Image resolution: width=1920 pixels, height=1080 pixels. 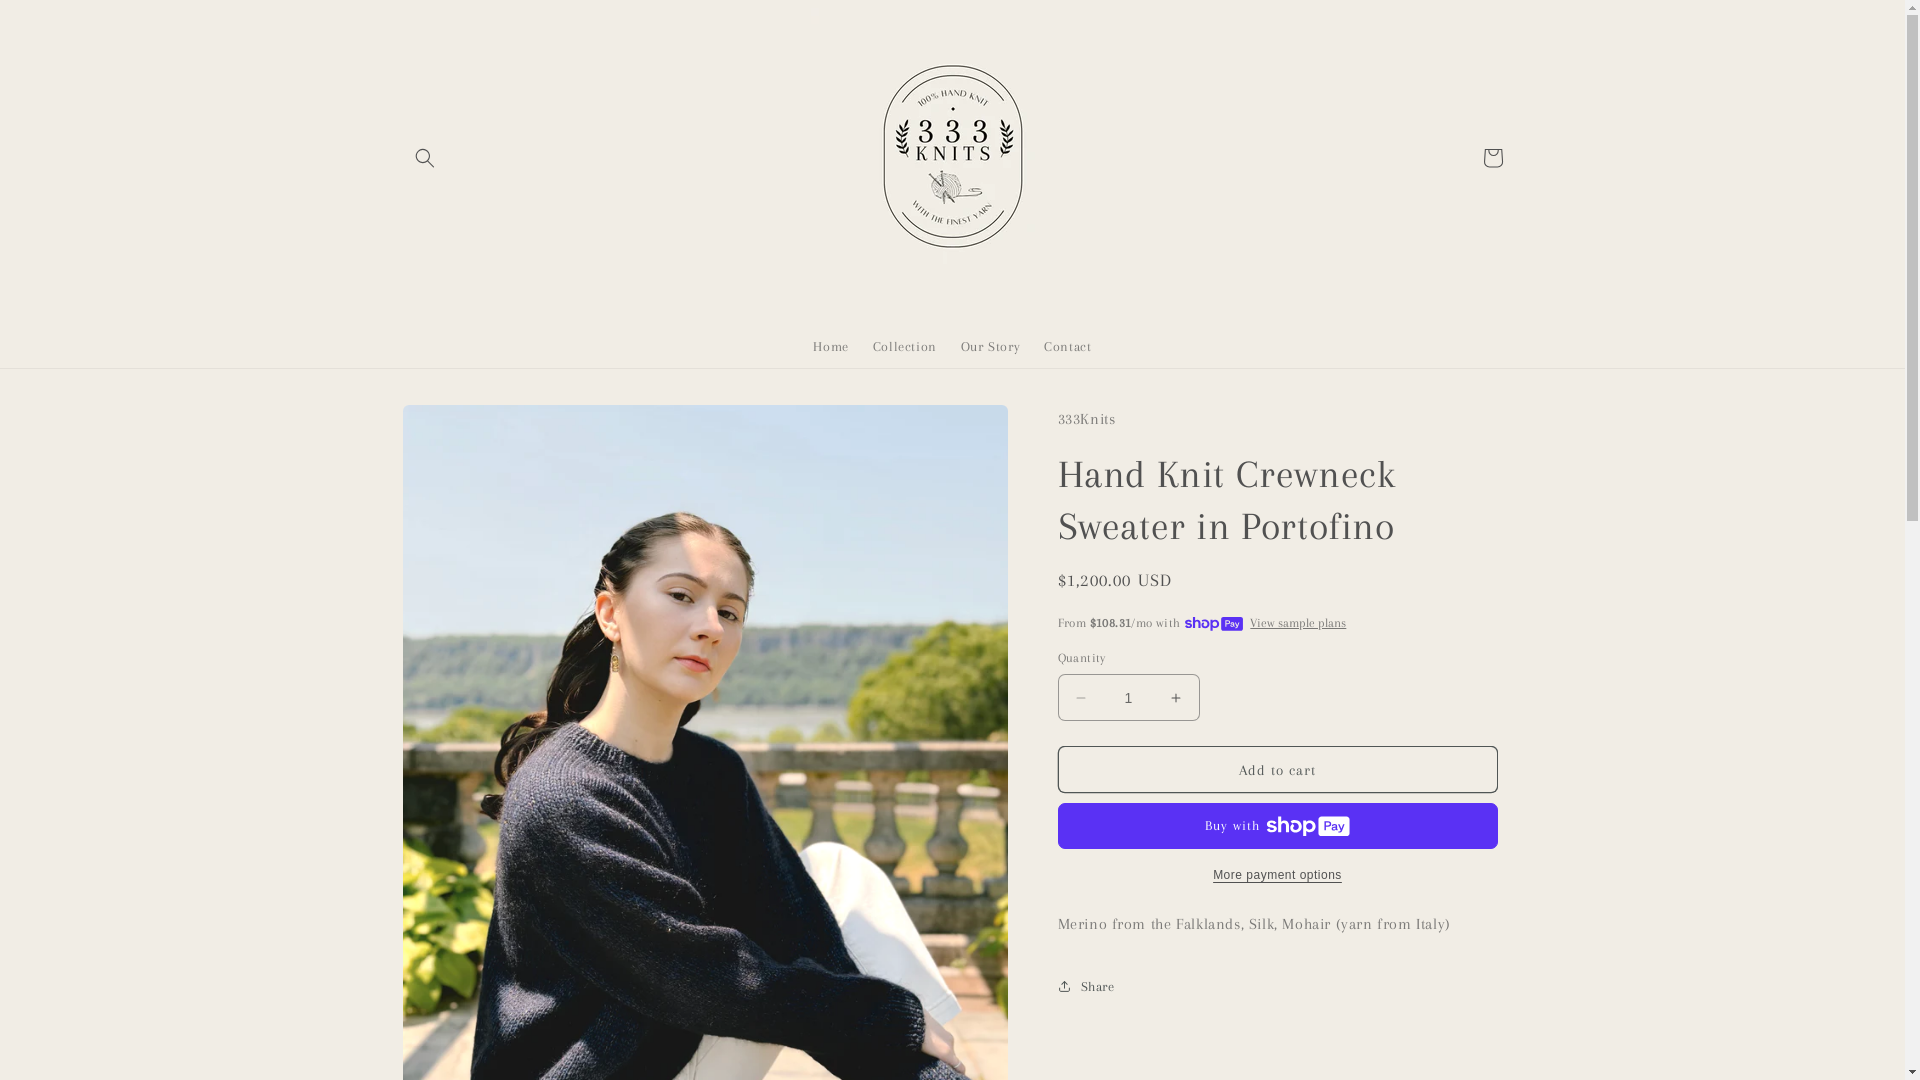 What do you see at coordinates (801, 346) in the screenshot?
I see `'Home'` at bounding box center [801, 346].